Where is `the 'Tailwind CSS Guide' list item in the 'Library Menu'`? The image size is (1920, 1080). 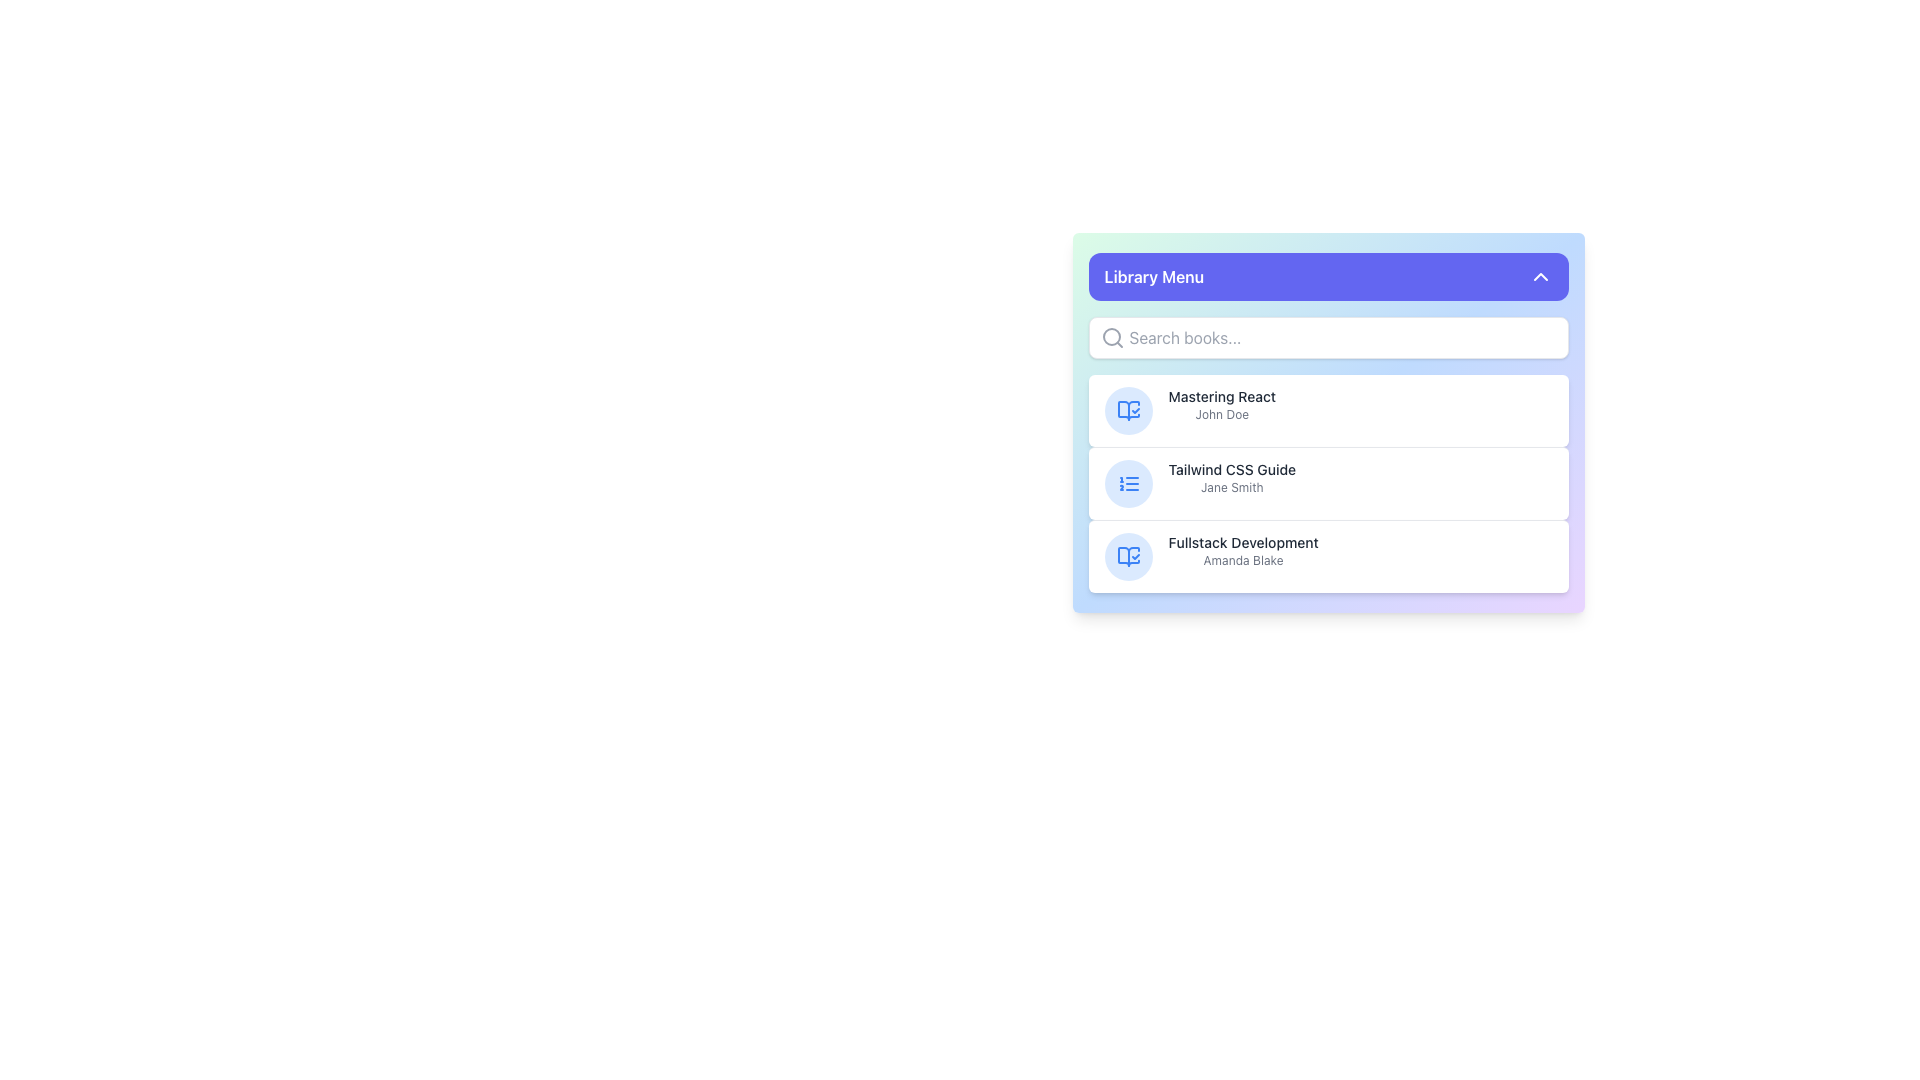 the 'Tailwind CSS Guide' list item in the 'Library Menu' is located at coordinates (1328, 483).